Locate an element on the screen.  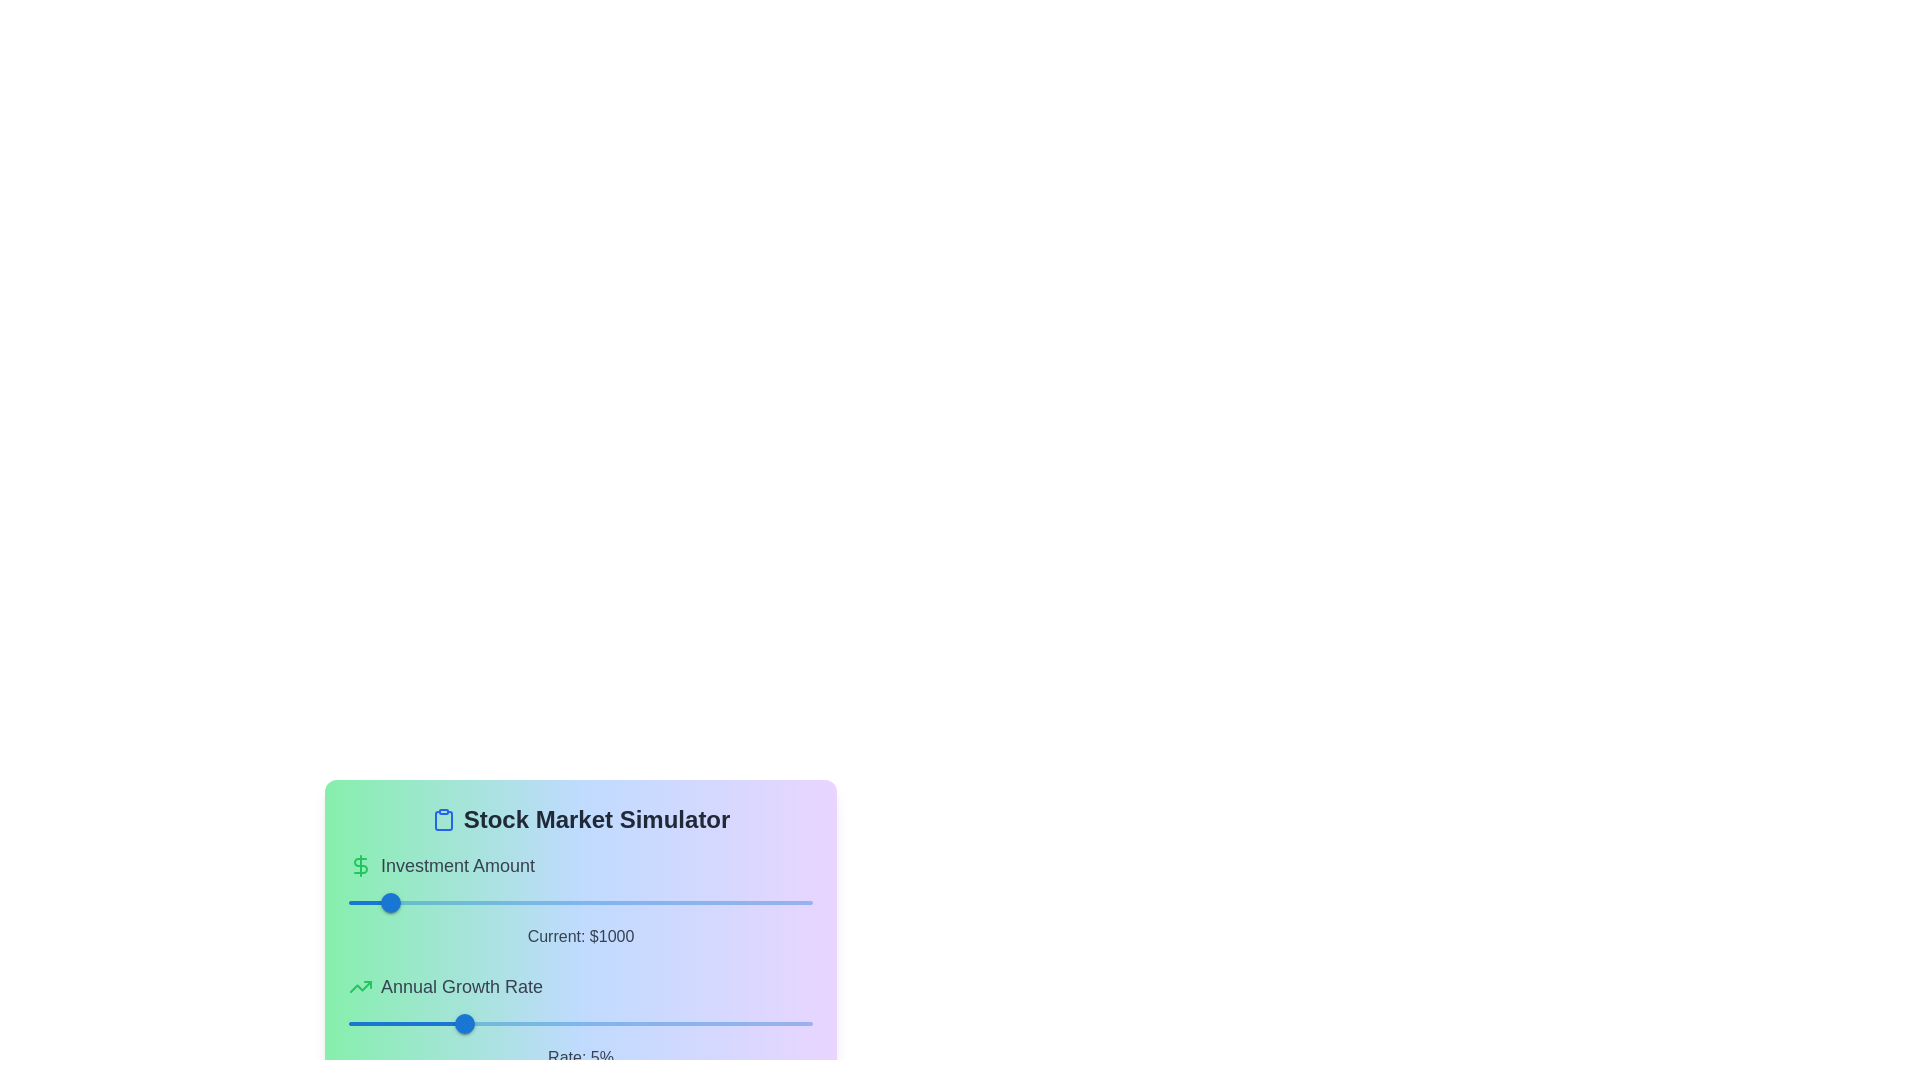
the annual growth rate is located at coordinates (367, 1023).